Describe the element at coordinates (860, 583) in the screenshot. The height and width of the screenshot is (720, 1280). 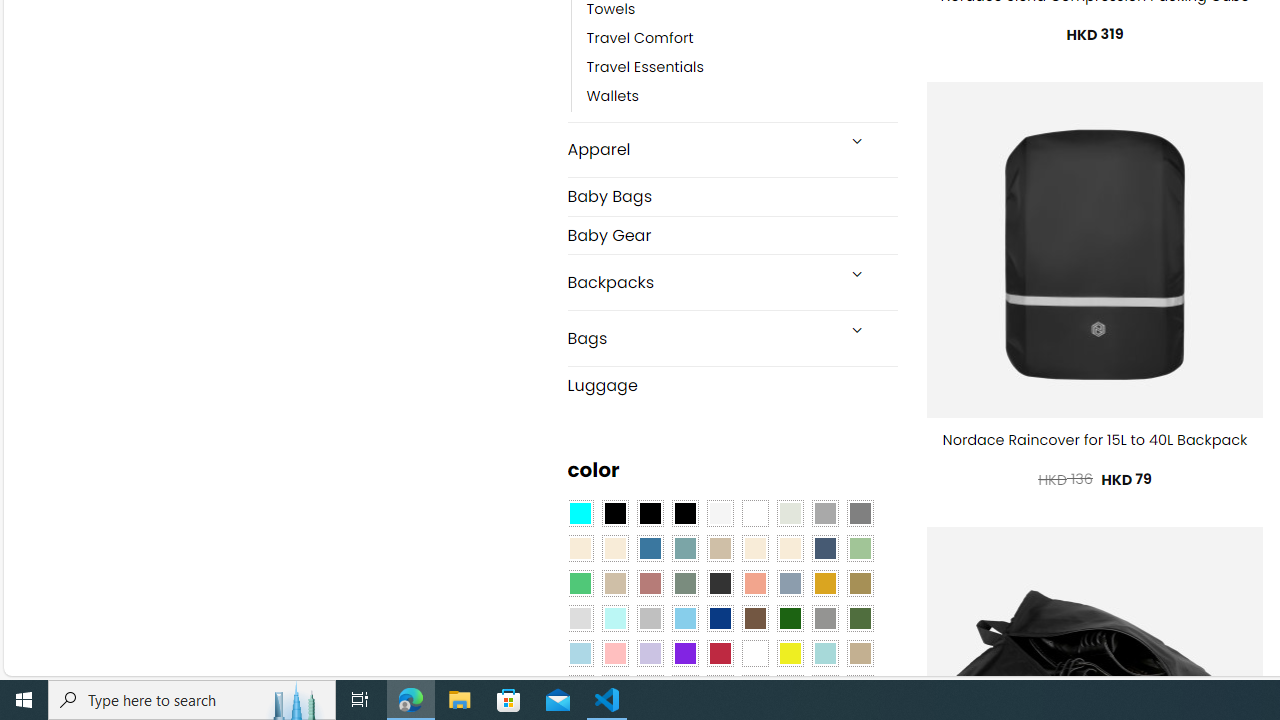
I see `'Kelp'` at that location.